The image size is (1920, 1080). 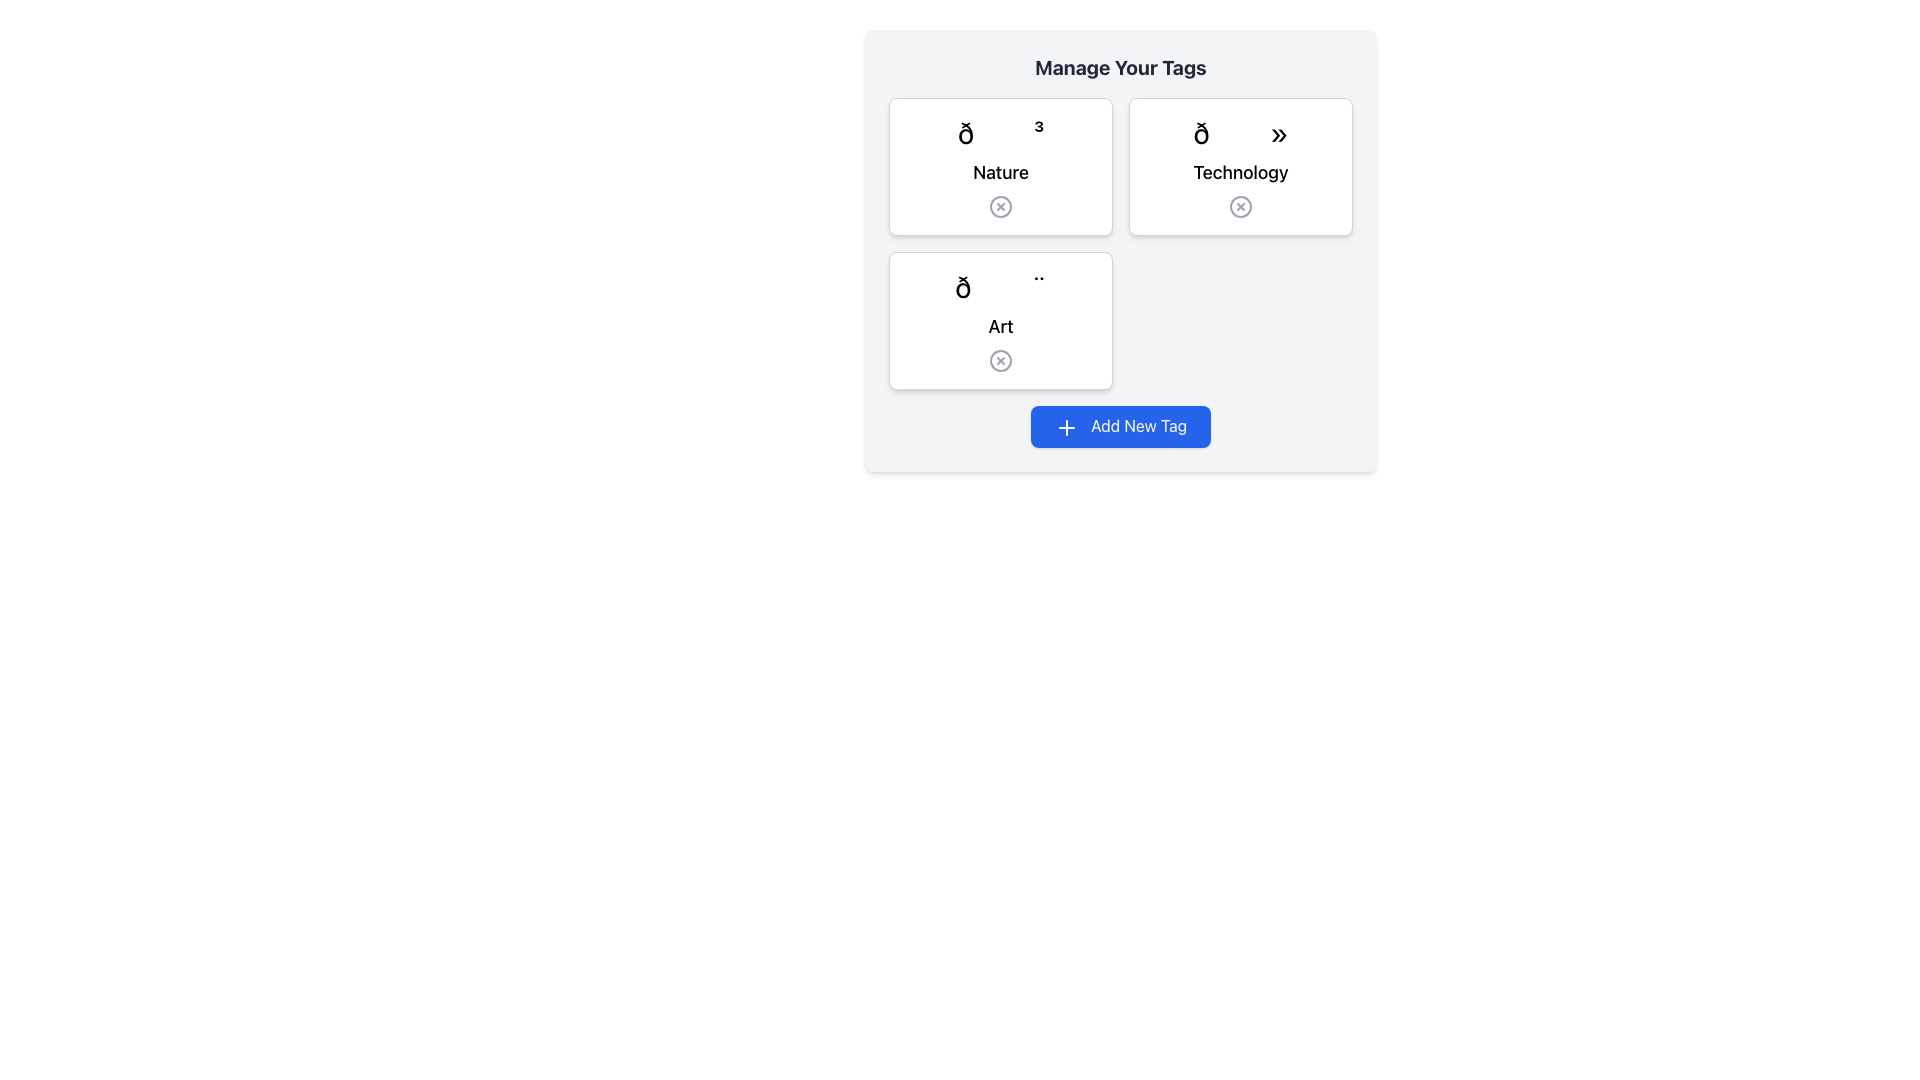 I want to click on the remove or close button, so click(x=1001, y=207).